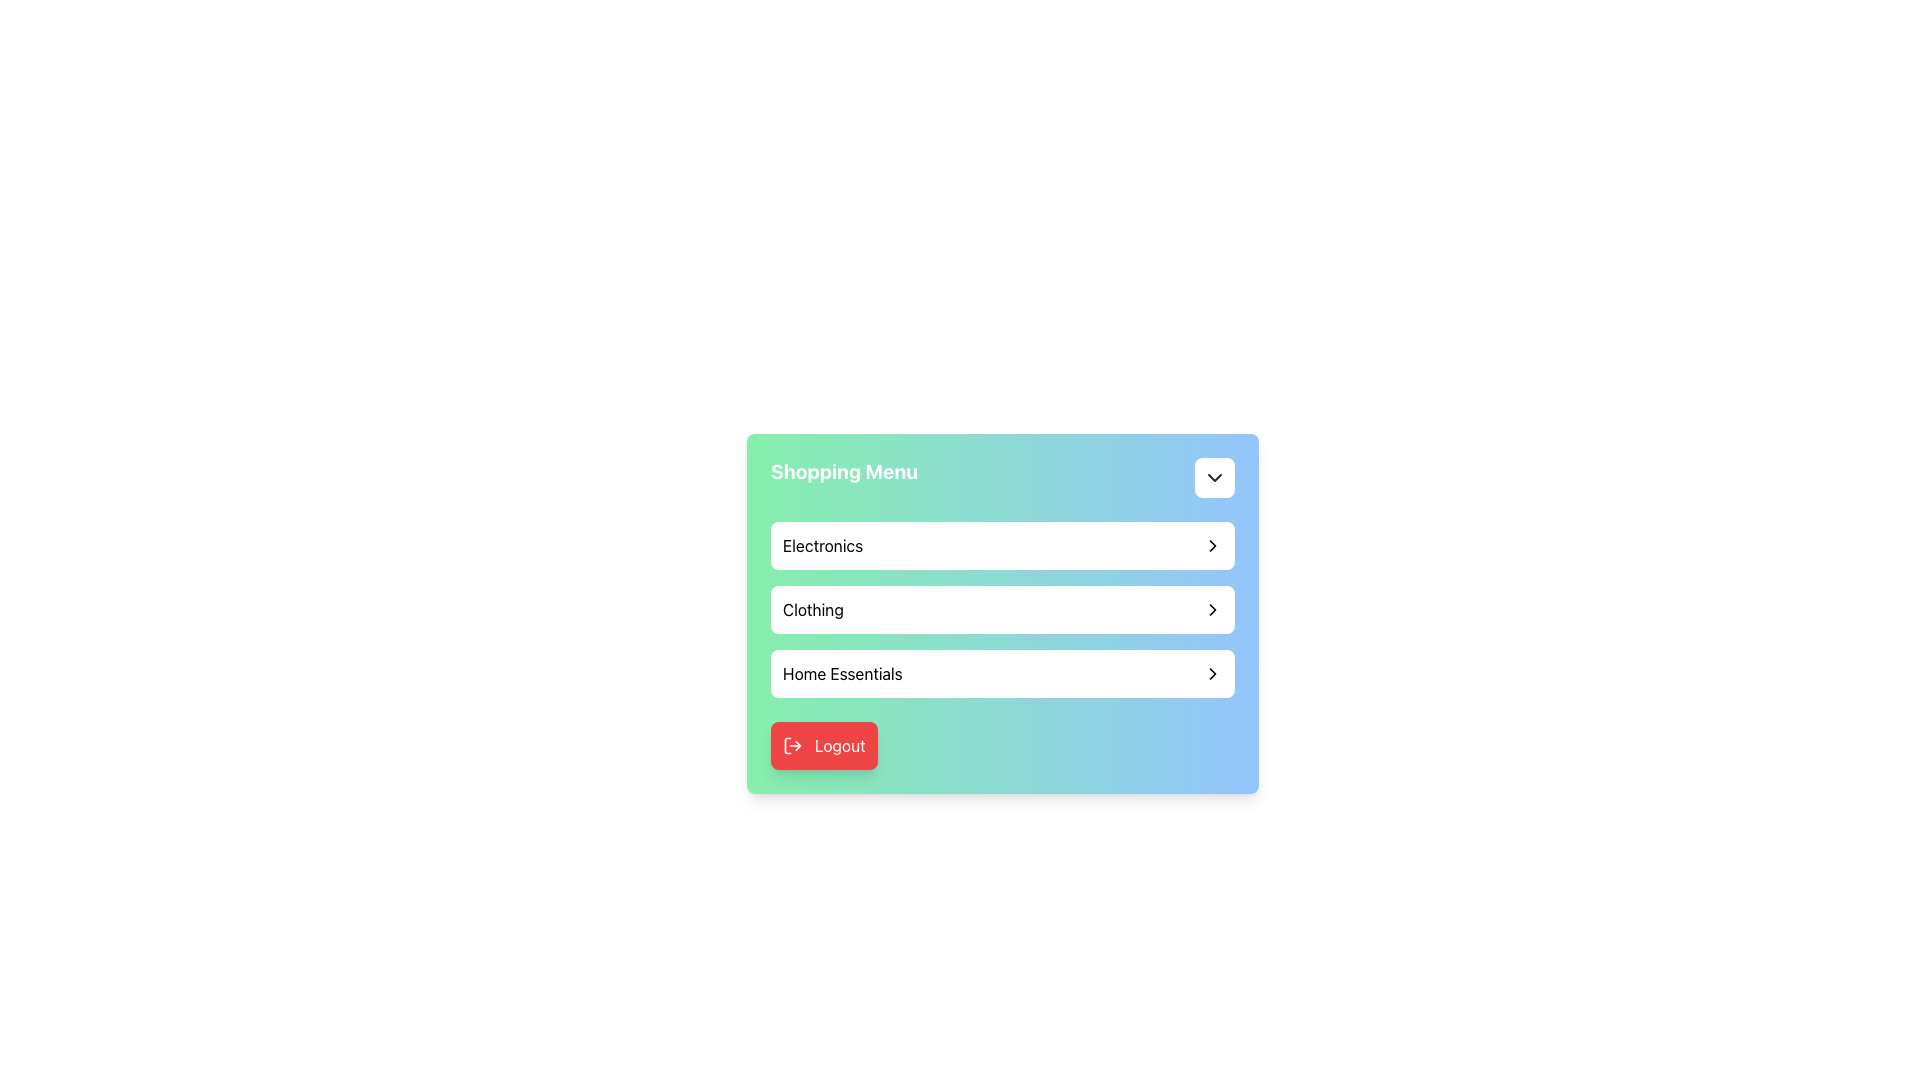  Describe the element at coordinates (791, 745) in the screenshot. I see `the logout icon, which is an arrow pointing right, located within a red button labeled 'Logout' at the bottom of the menu interface` at that location.